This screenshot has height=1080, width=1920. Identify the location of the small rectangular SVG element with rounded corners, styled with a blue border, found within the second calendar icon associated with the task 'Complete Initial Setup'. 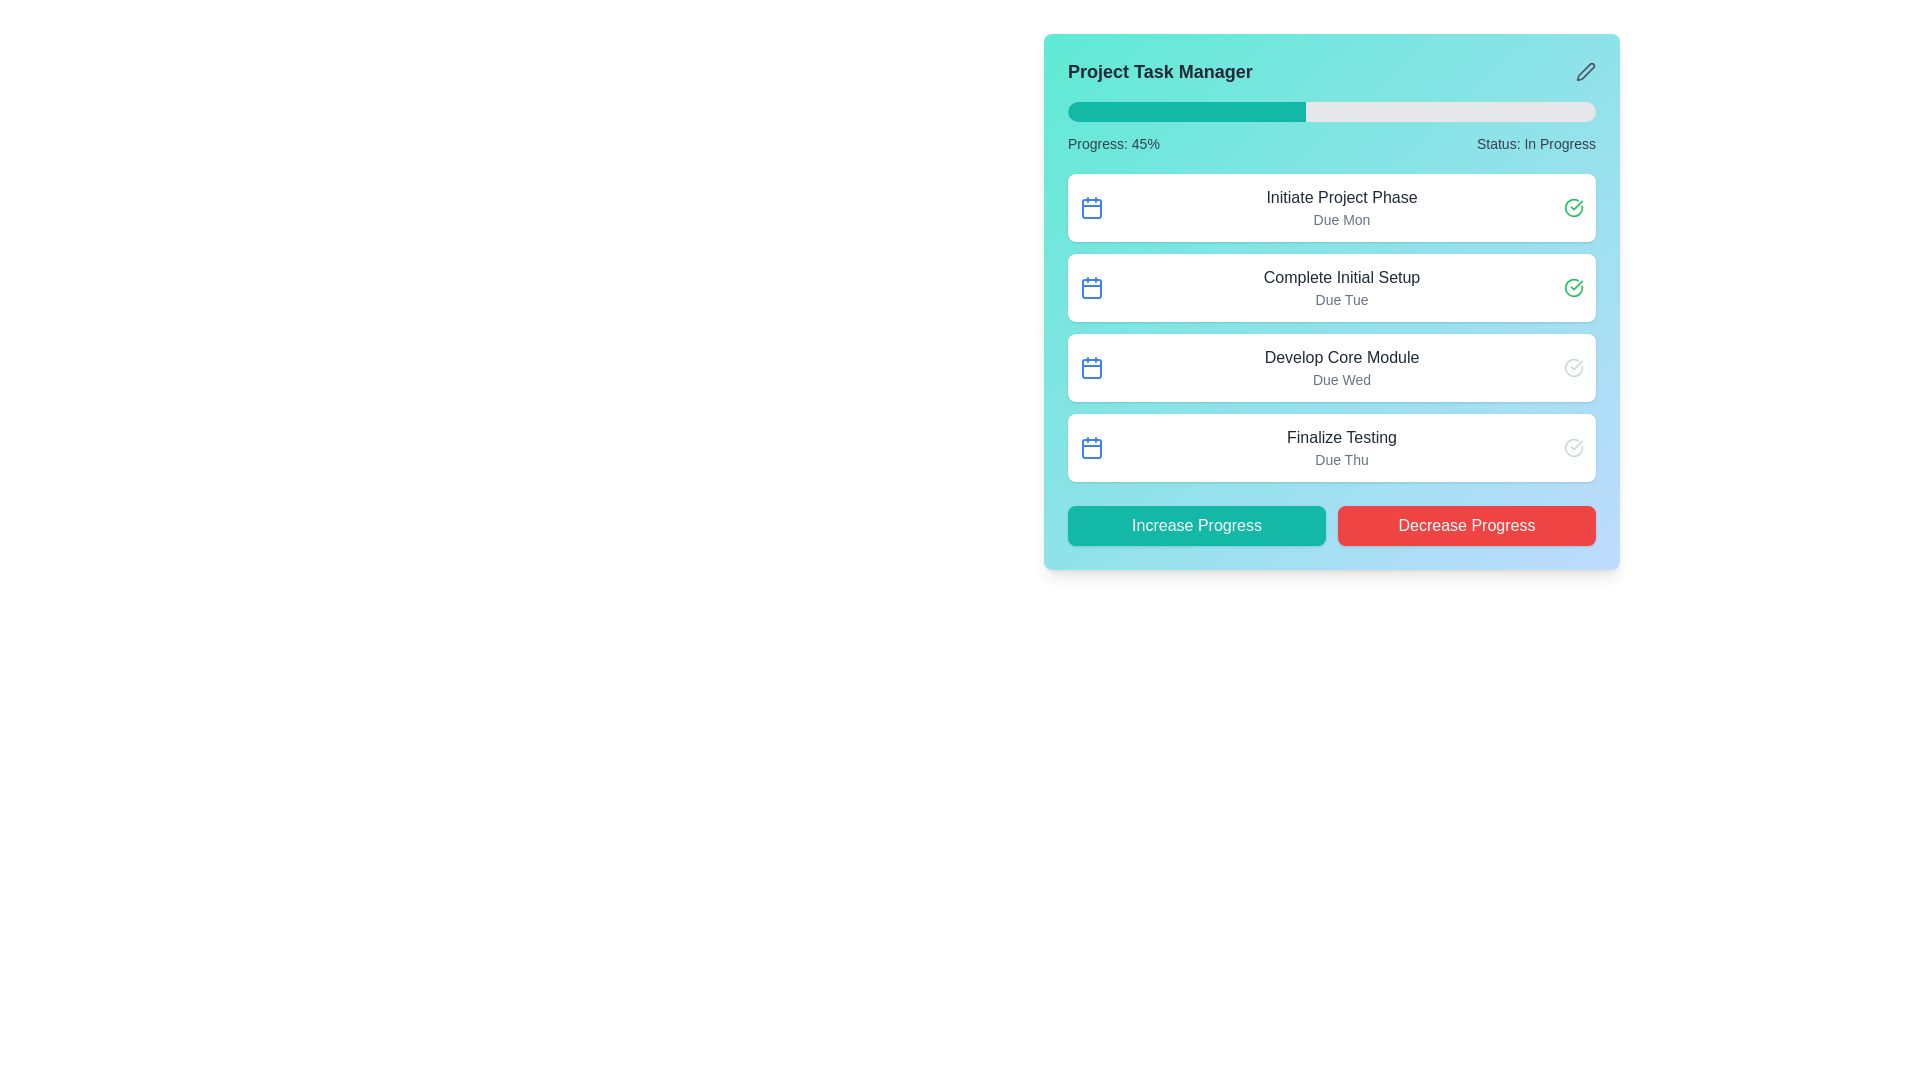
(1090, 289).